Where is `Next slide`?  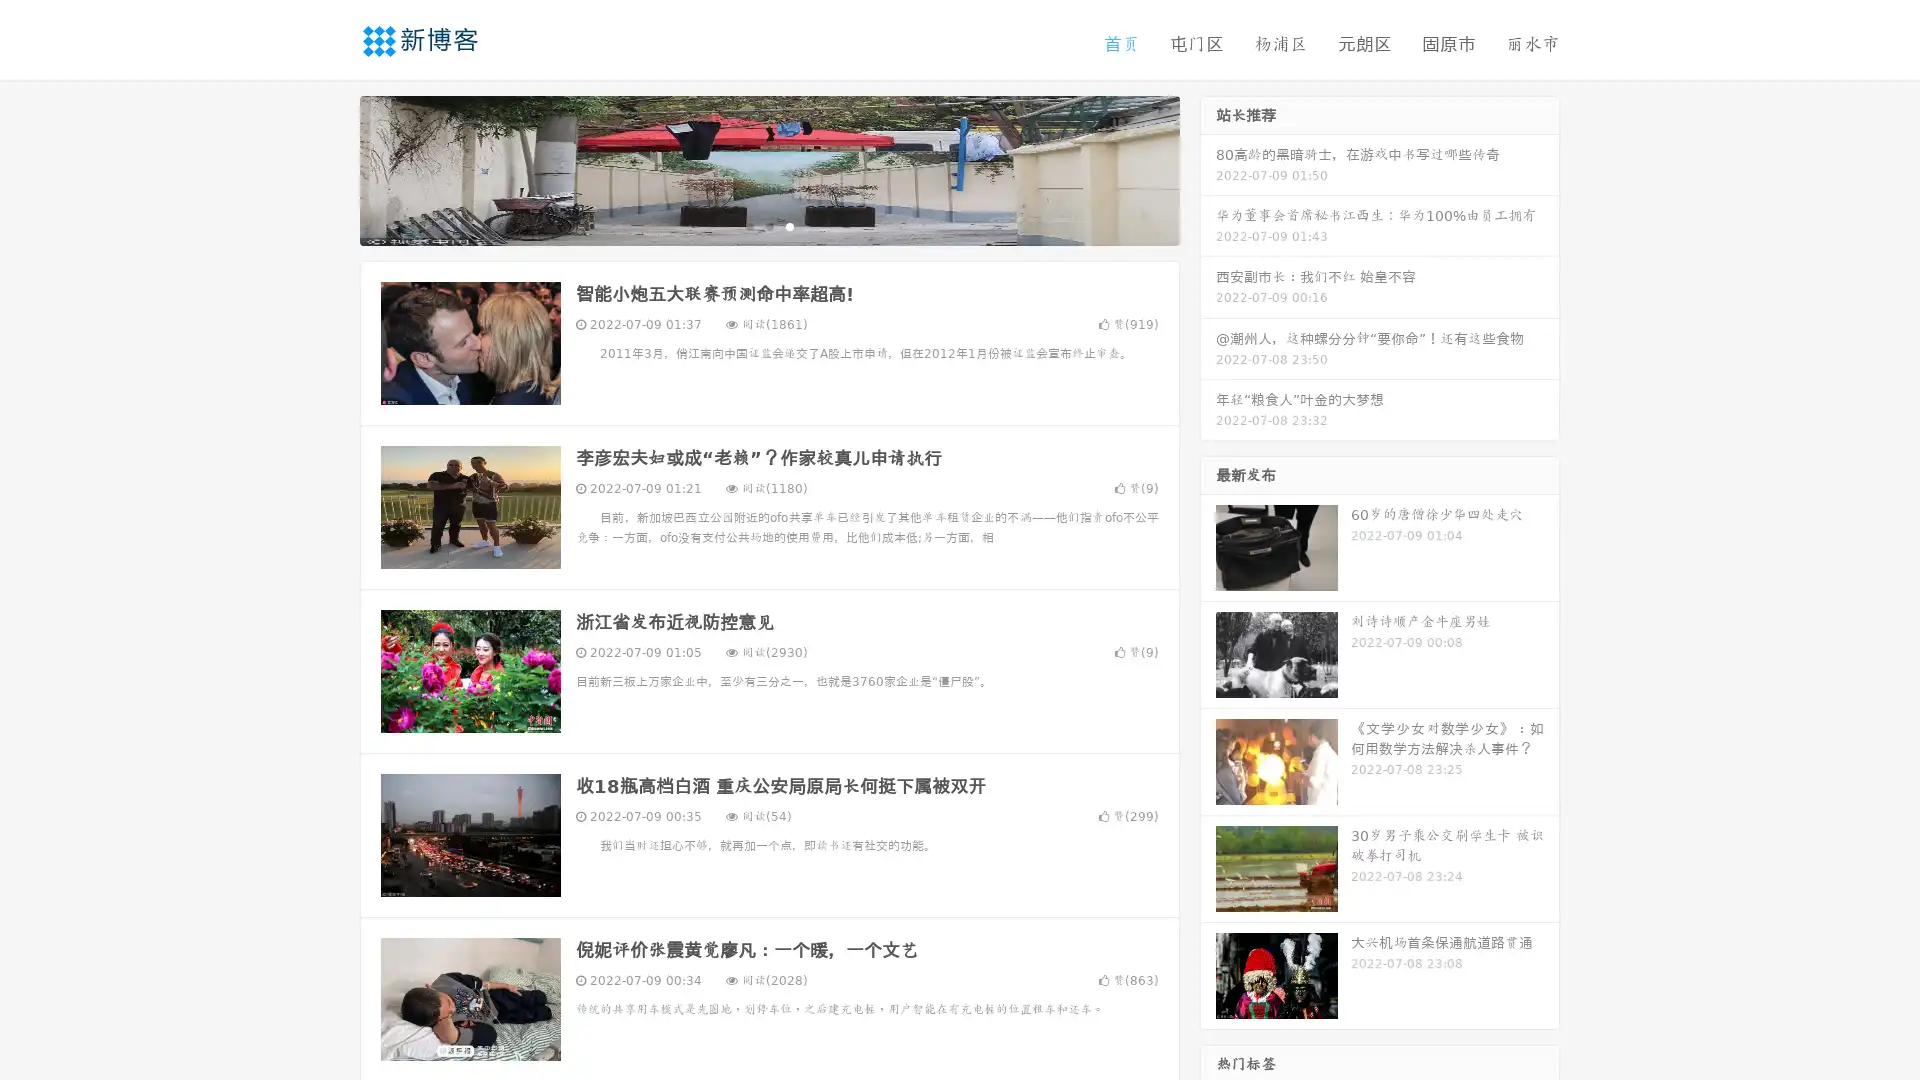
Next slide is located at coordinates (1208, 168).